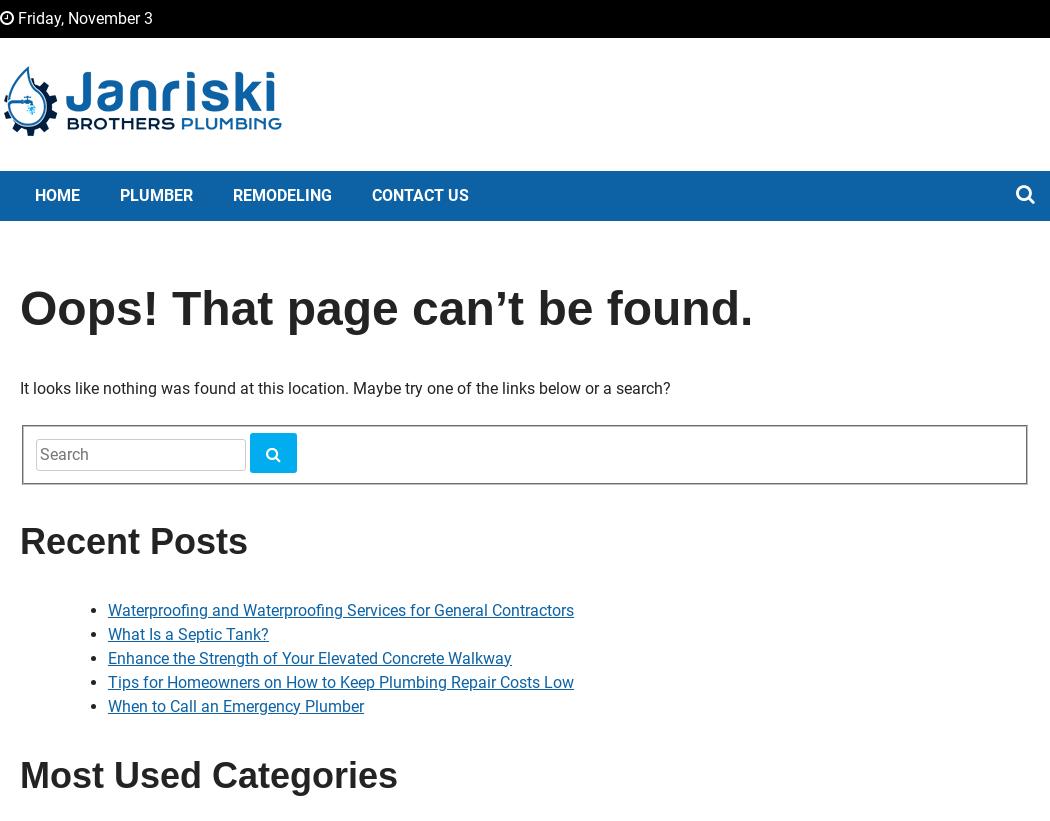 The image size is (1050, 821). I want to click on 'Most Used Categories', so click(19, 773).